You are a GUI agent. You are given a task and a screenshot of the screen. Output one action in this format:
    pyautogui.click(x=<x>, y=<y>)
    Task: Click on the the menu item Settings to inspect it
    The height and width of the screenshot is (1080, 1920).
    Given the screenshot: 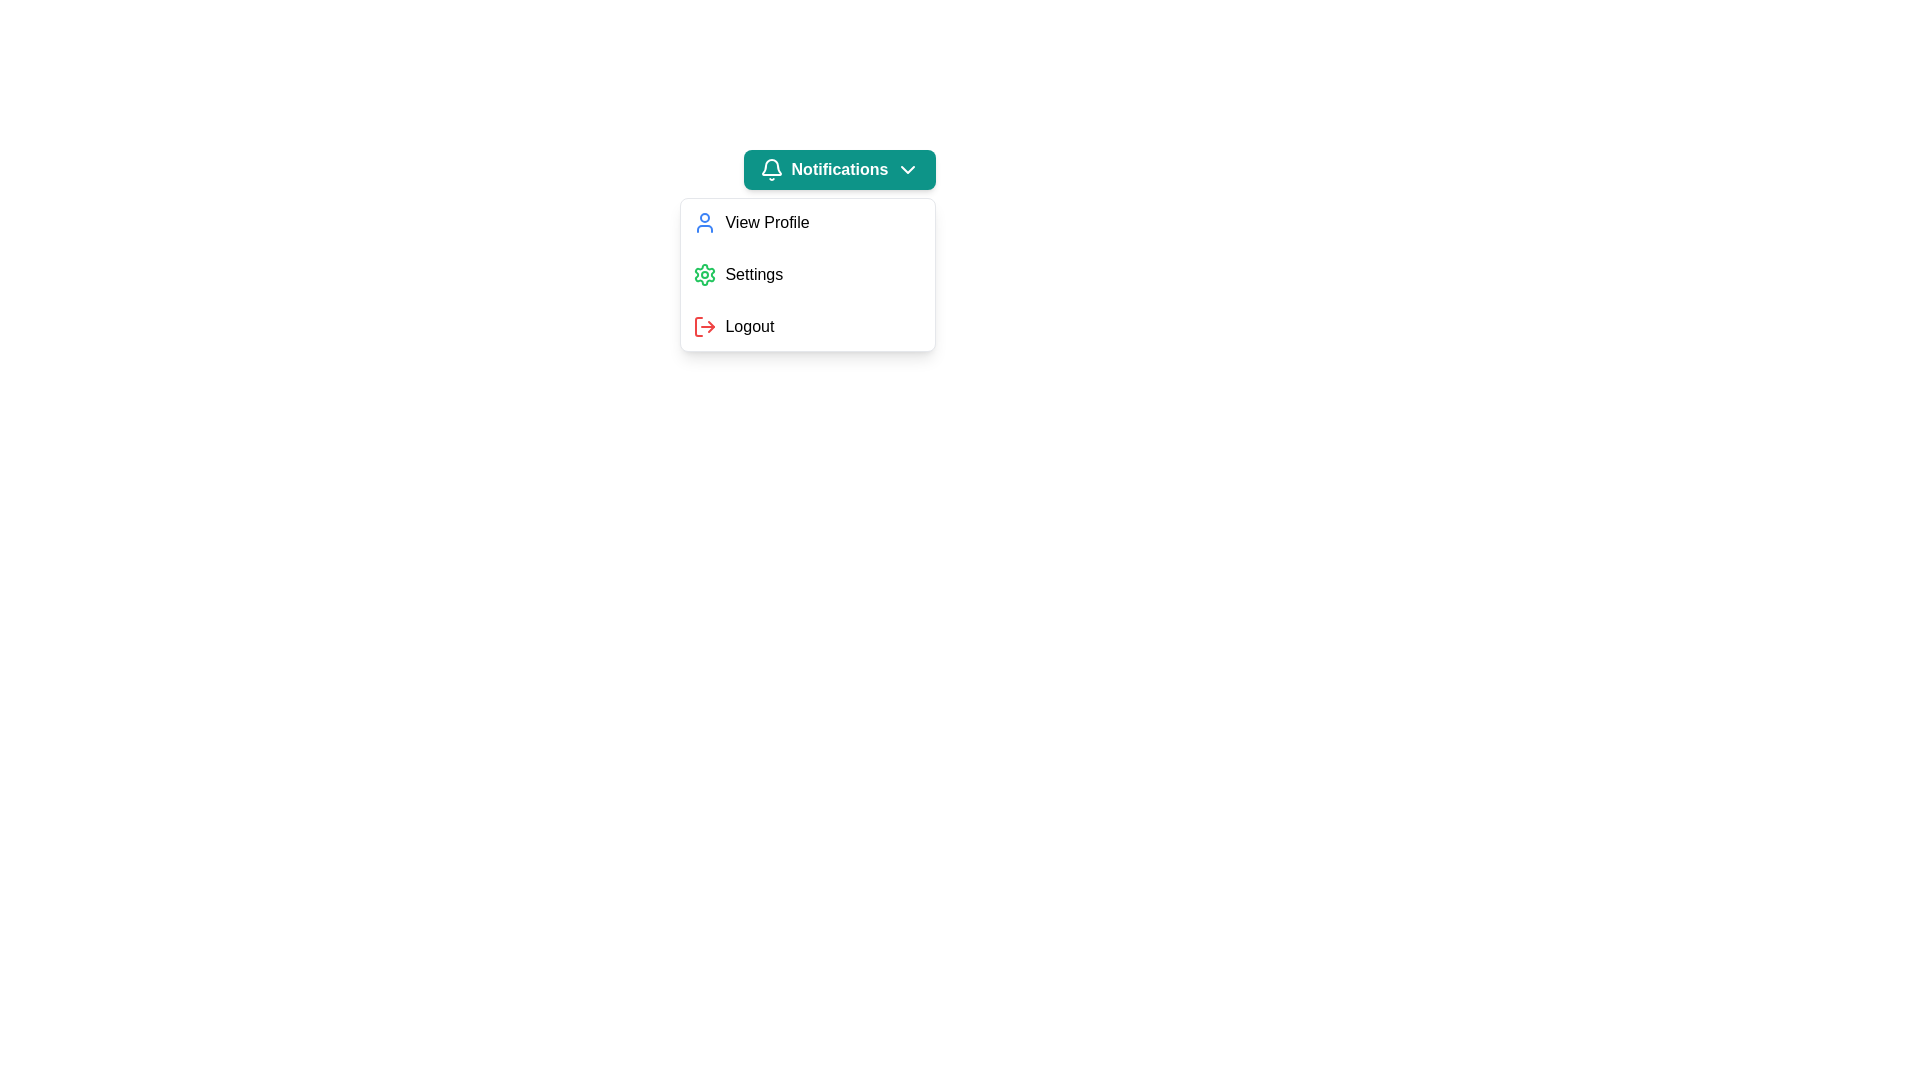 What is the action you would take?
    pyautogui.click(x=807, y=274)
    